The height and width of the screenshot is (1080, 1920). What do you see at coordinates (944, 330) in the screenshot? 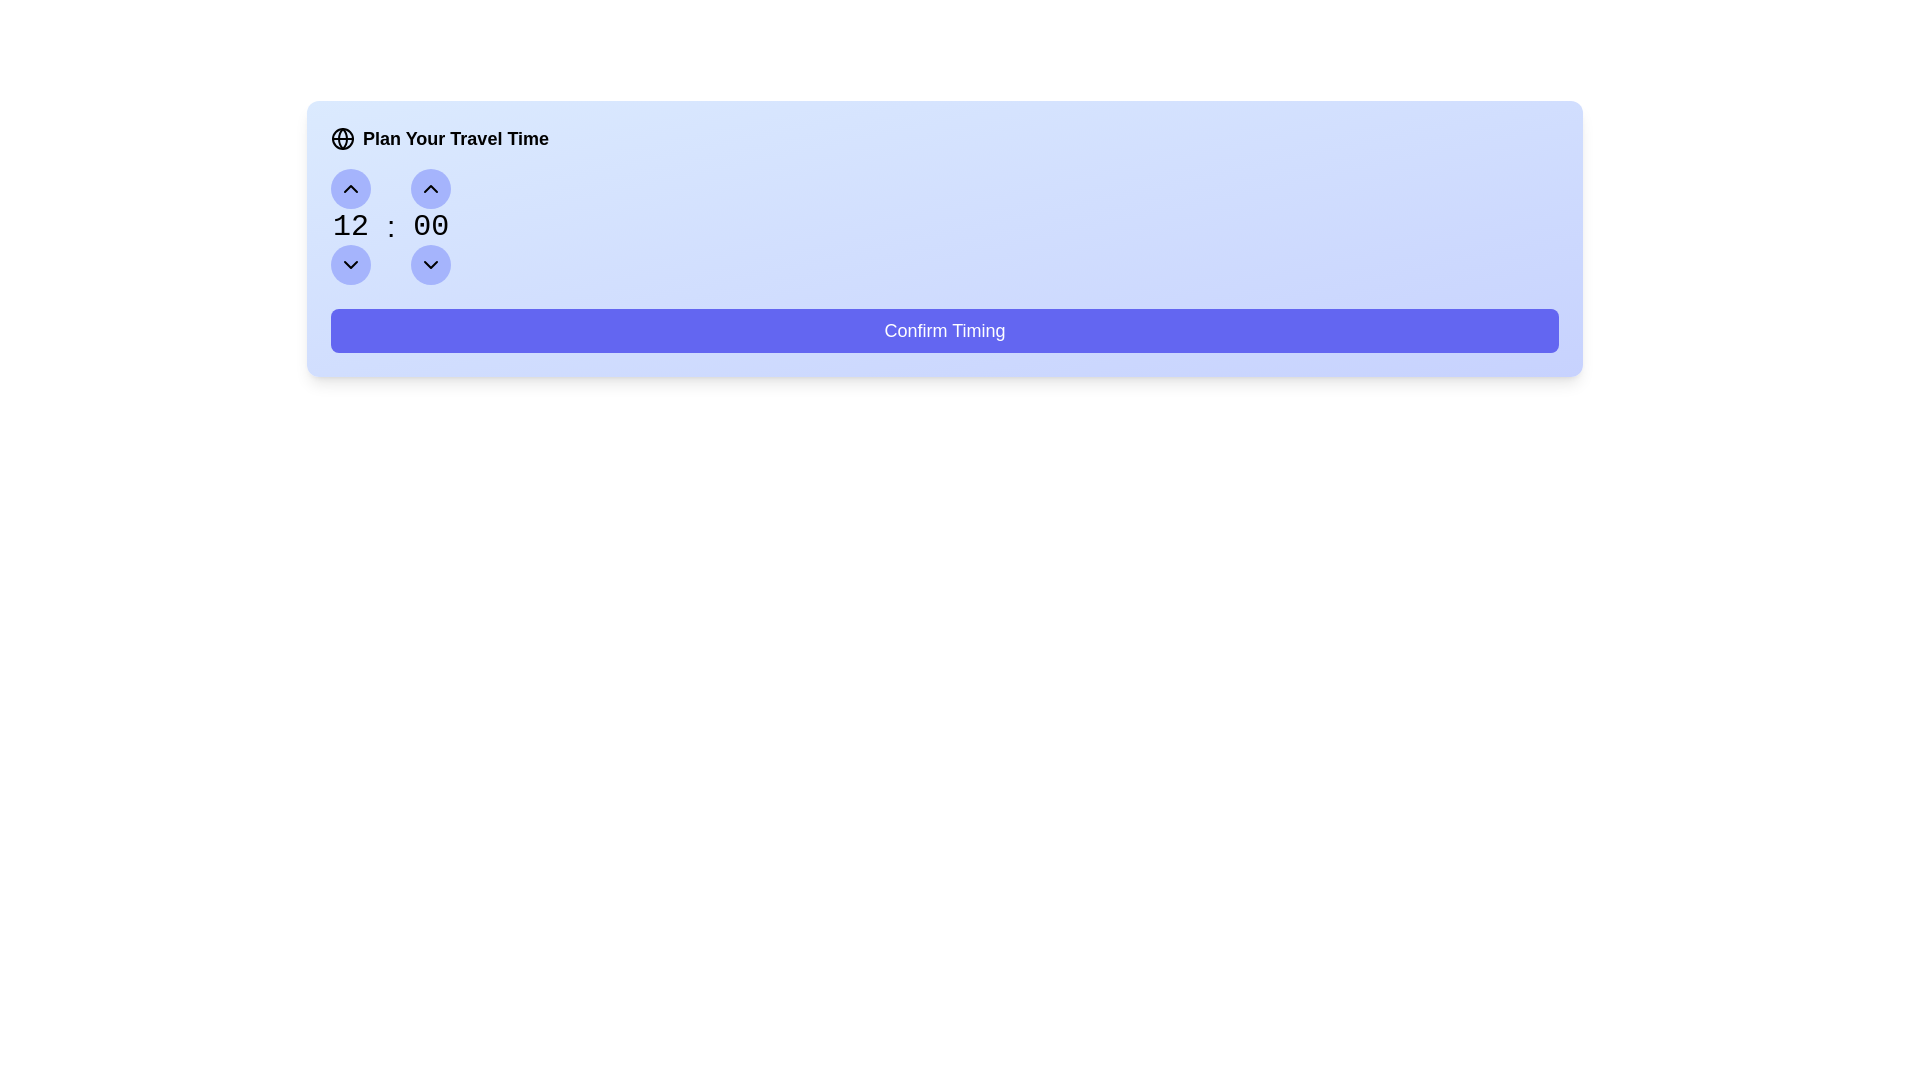
I see `the indigo-500 colored button labeled 'Confirm Timing' to confirm the timing` at bounding box center [944, 330].